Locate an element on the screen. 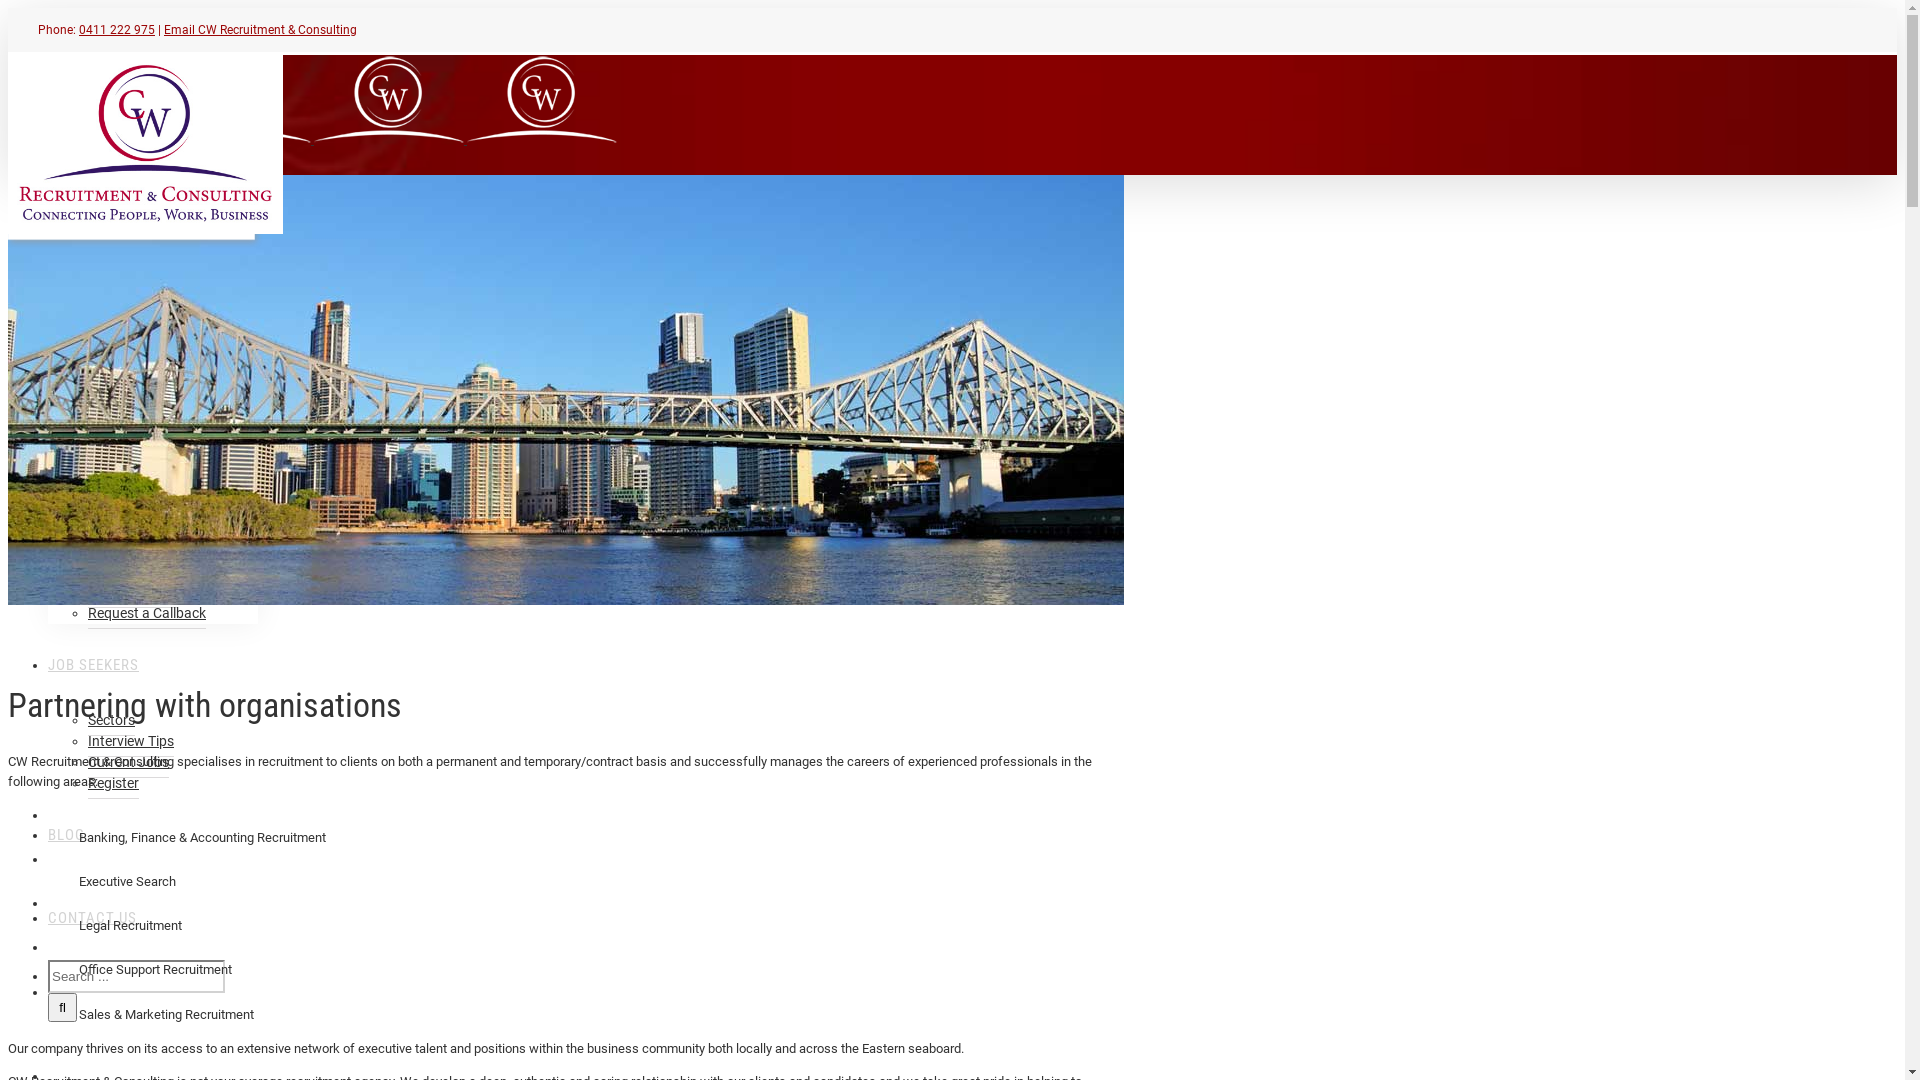 The height and width of the screenshot is (1080, 1920). 'Interview Tips' is located at coordinates (86, 741).